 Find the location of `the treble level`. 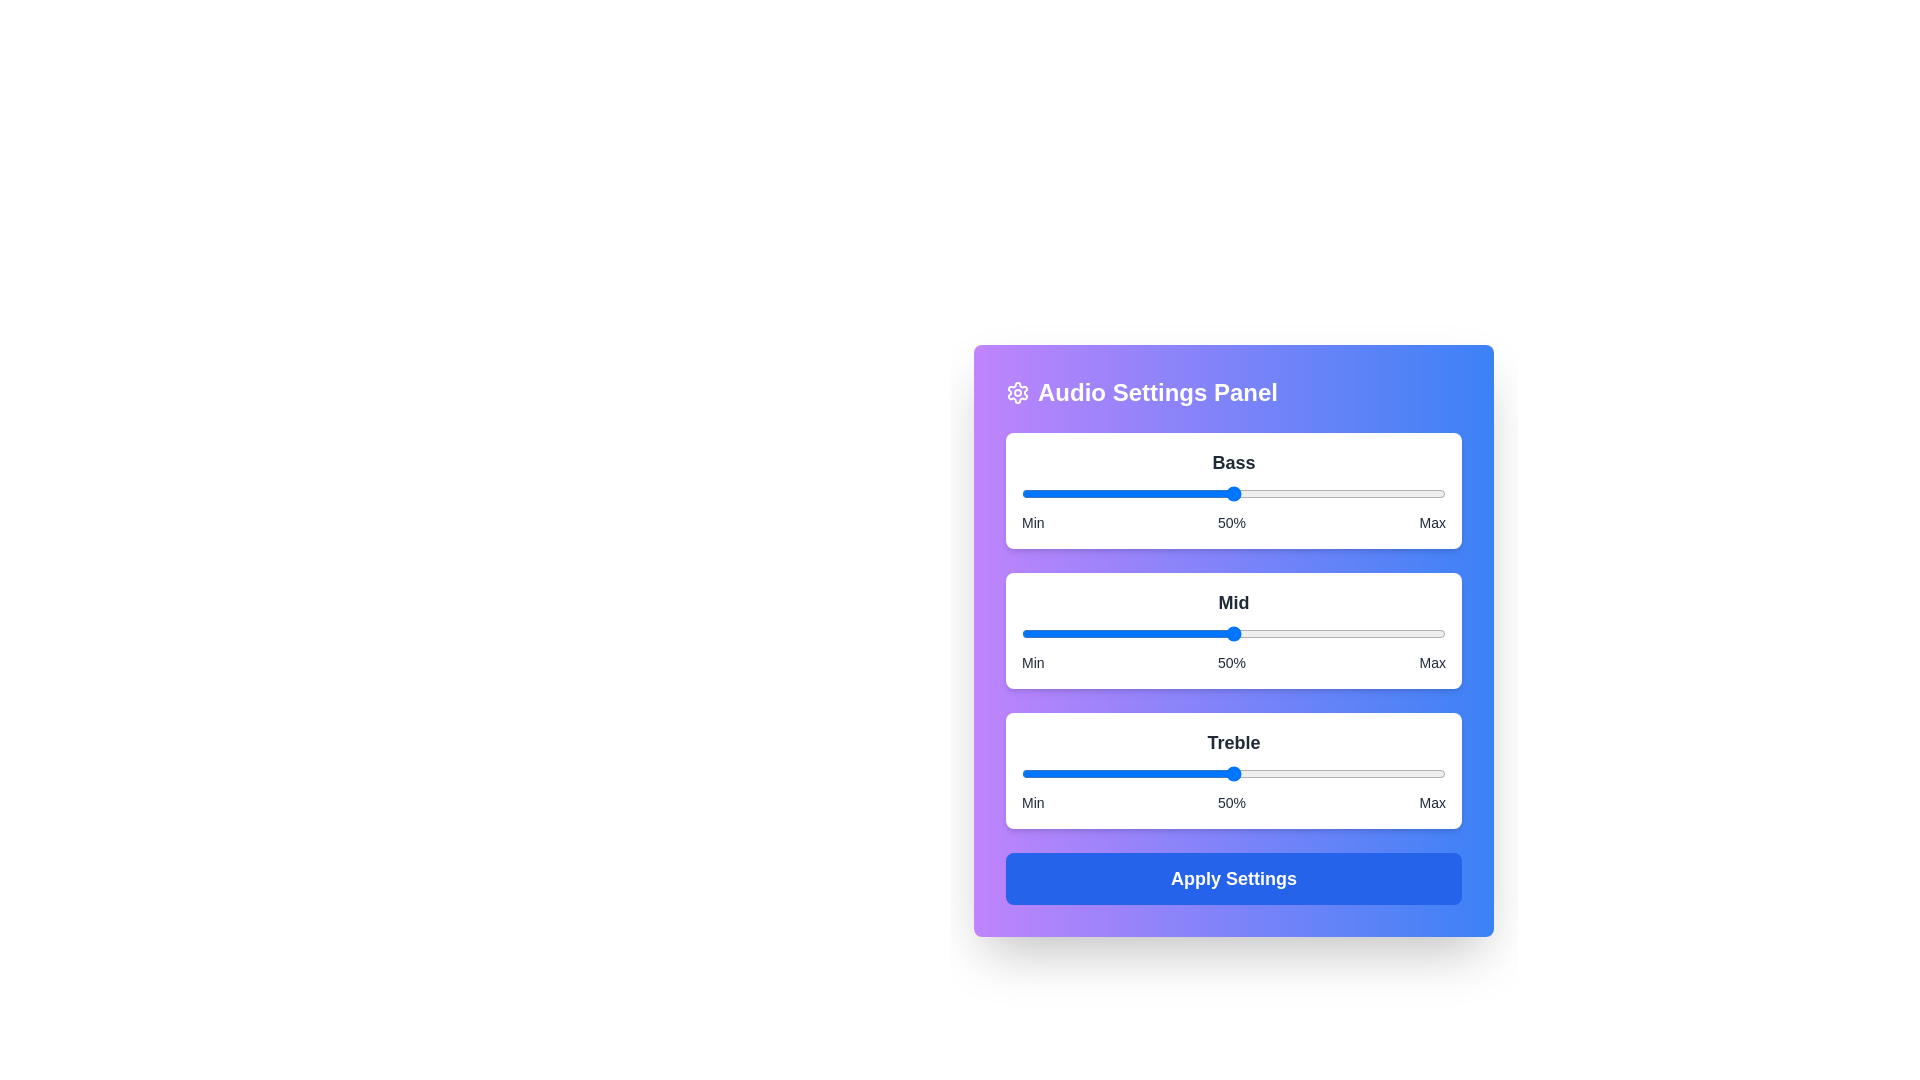

the treble level is located at coordinates (1398, 773).